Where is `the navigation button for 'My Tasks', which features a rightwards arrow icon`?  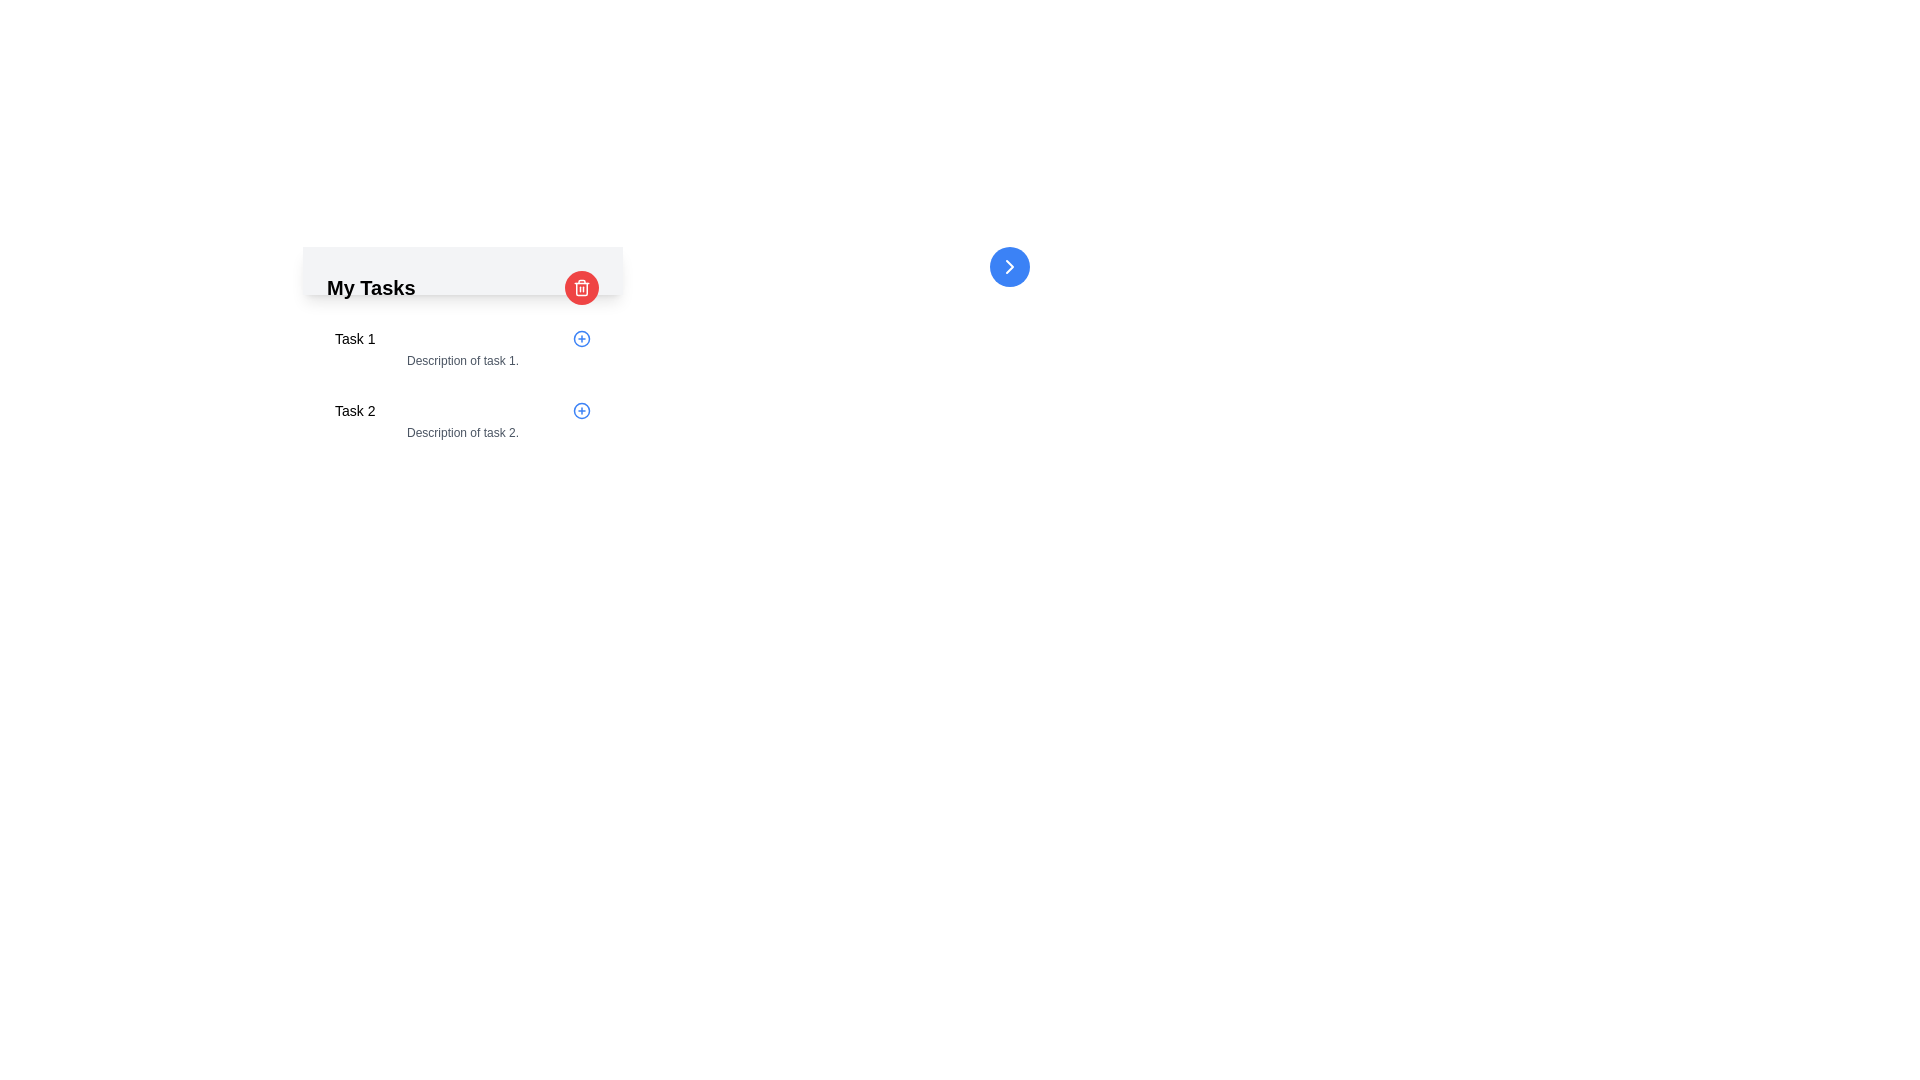 the navigation button for 'My Tasks', which features a rightwards arrow icon is located at coordinates (1009, 265).